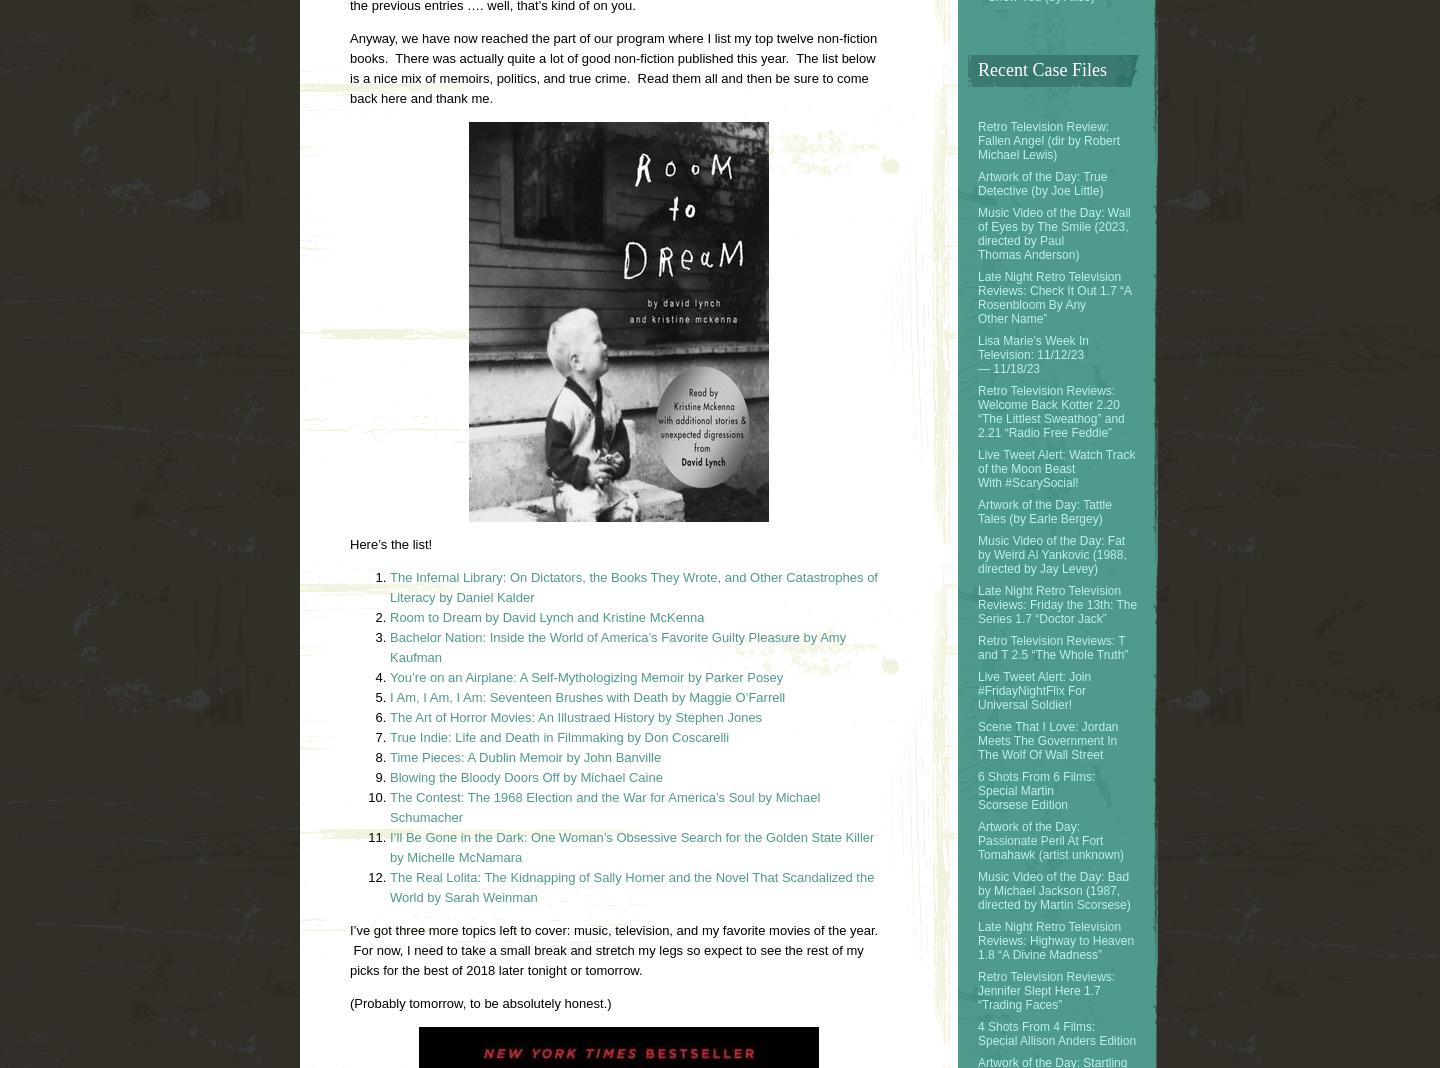  Describe the element at coordinates (388, 777) in the screenshot. I see `'Blowing the Bloody Doors Off by Michael Caine'` at that location.